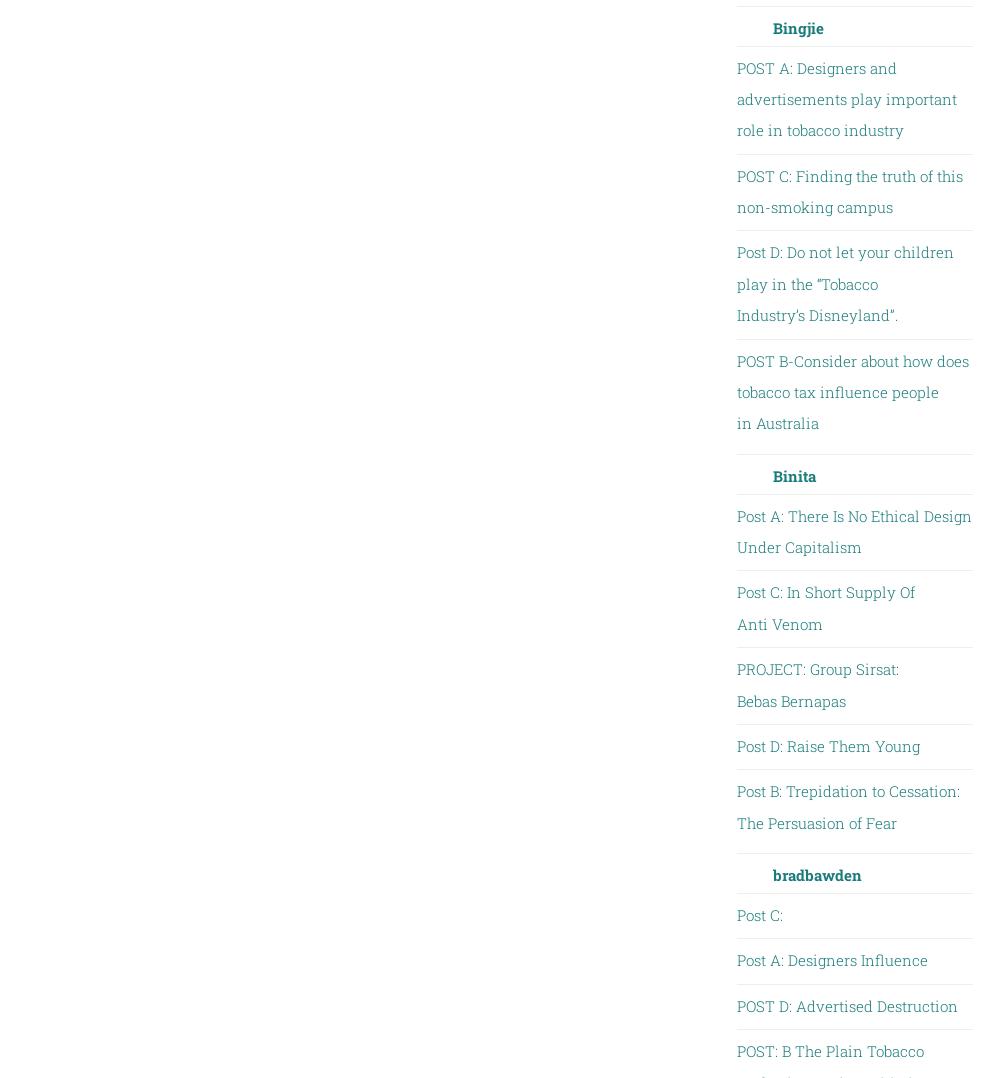 This screenshot has height=1078, width=1000. I want to click on 'Post C: In Short Supply Of Anti Venom', so click(824, 607).